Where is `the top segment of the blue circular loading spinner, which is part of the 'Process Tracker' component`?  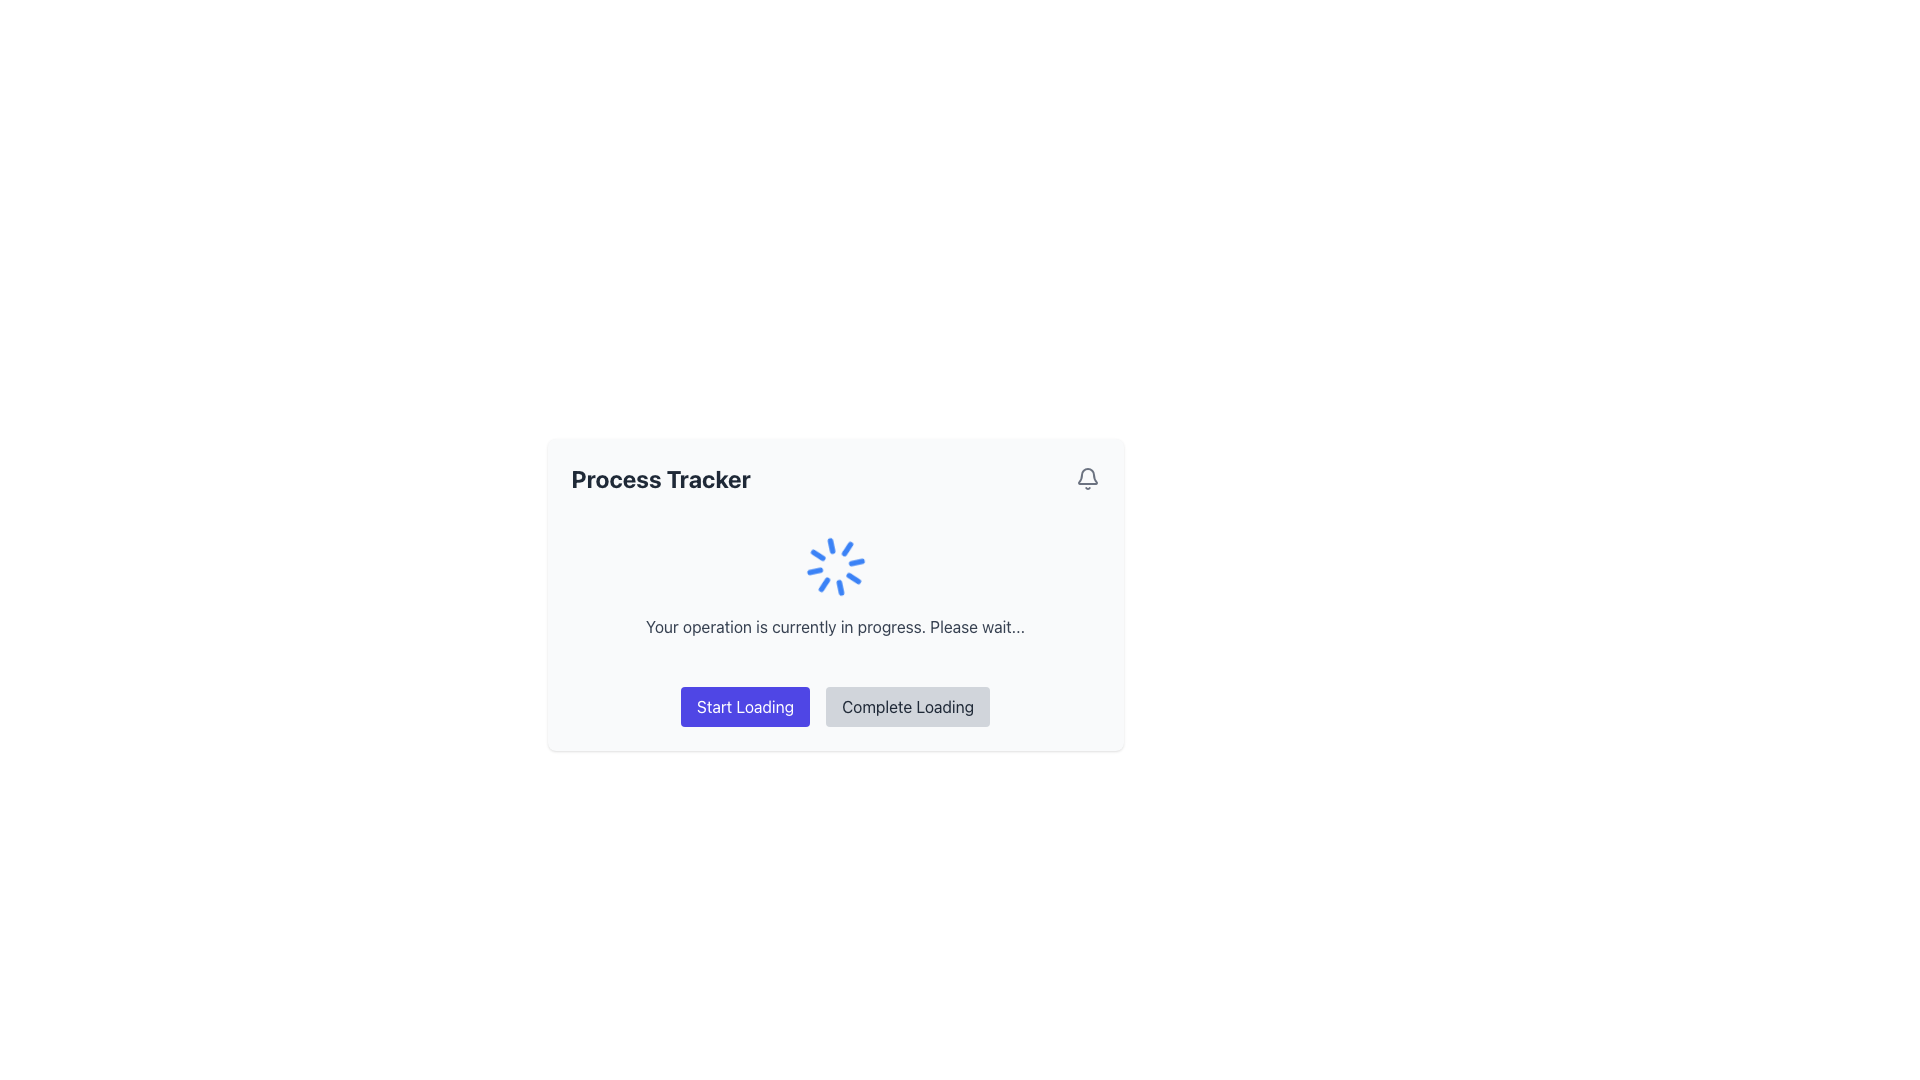 the top segment of the blue circular loading spinner, which is part of the 'Process Tracker' component is located at coordinates (840, 586).